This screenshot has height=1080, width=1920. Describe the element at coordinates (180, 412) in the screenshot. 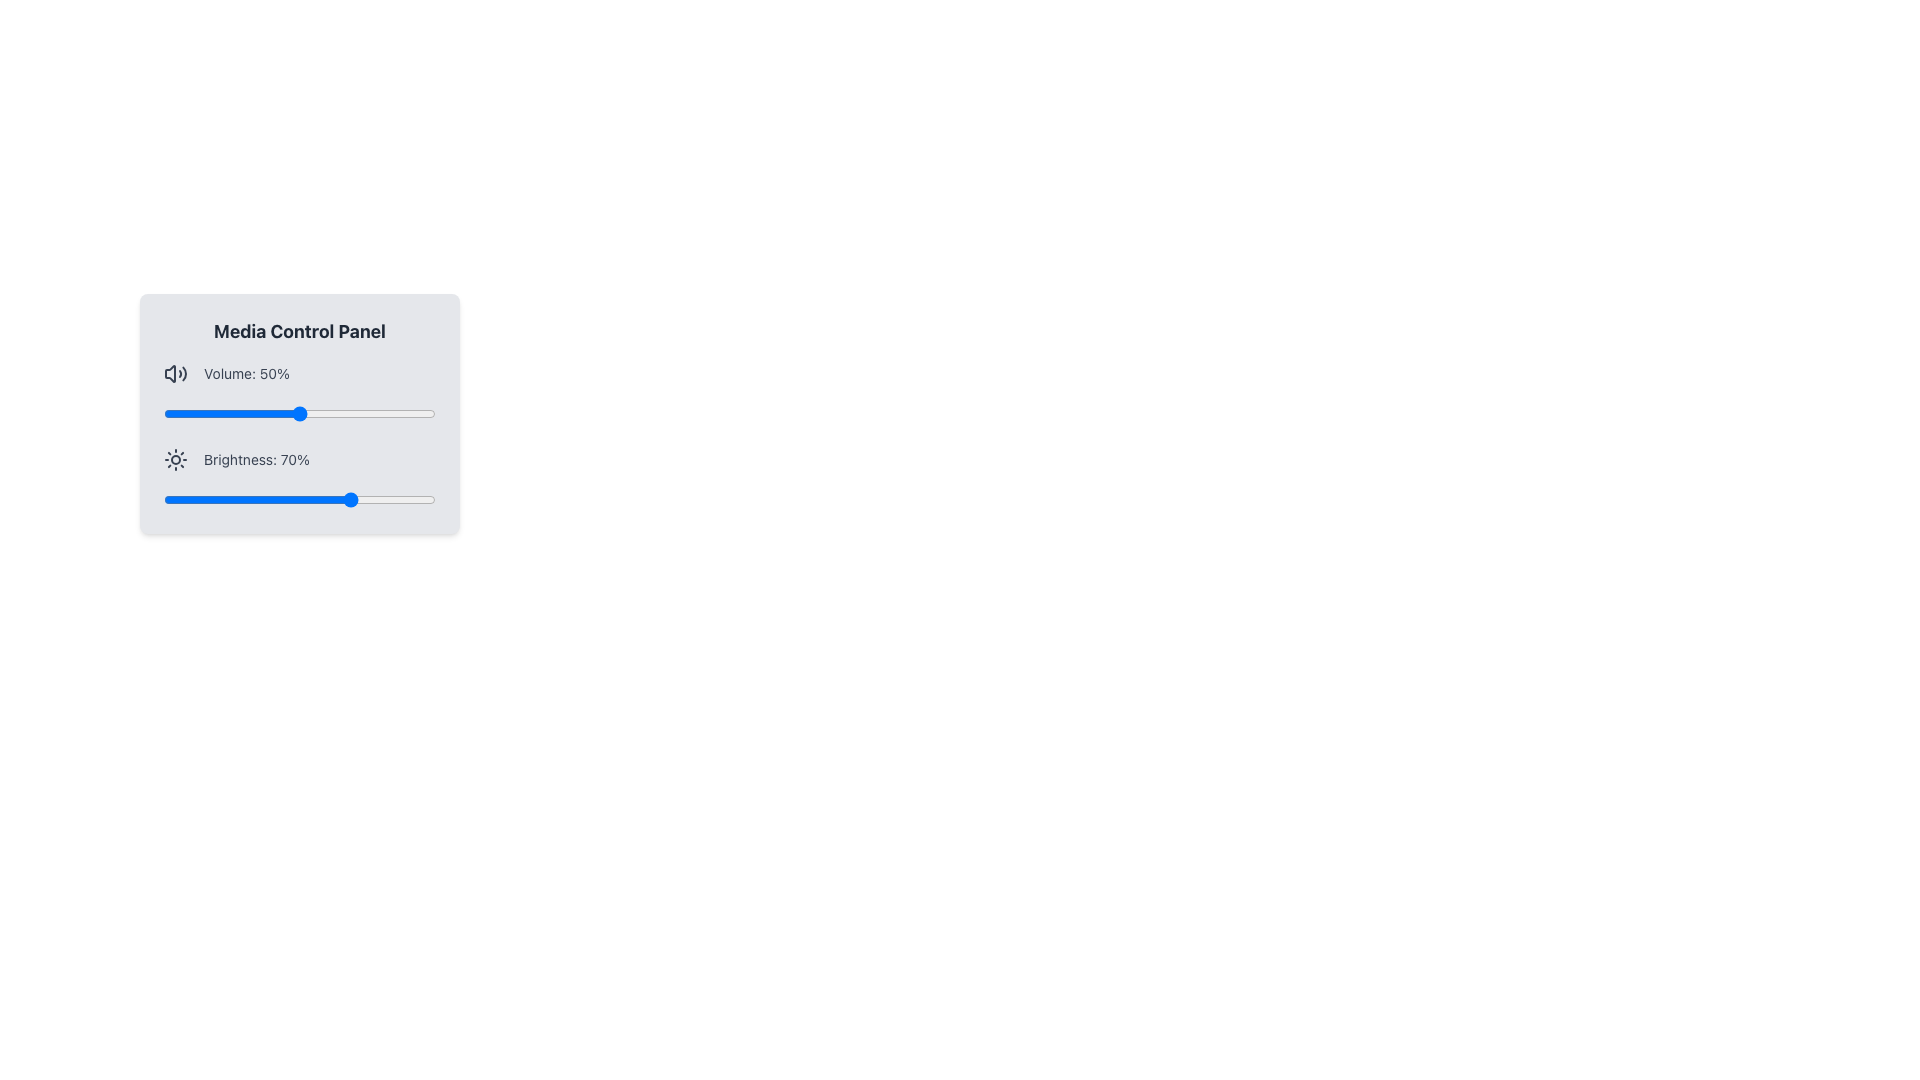

I see `the slider value` at that location.